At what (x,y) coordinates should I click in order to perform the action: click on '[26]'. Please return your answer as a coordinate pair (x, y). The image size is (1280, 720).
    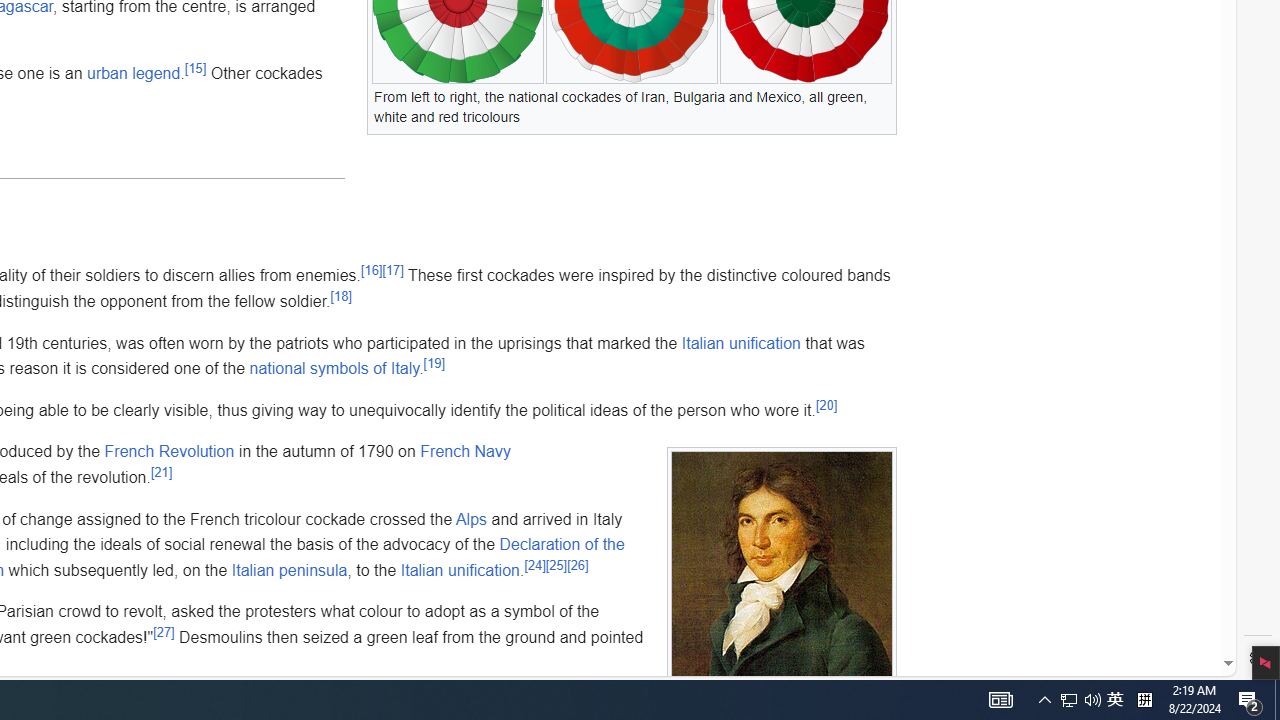
    Looking at the image, I should click on (576, 565).